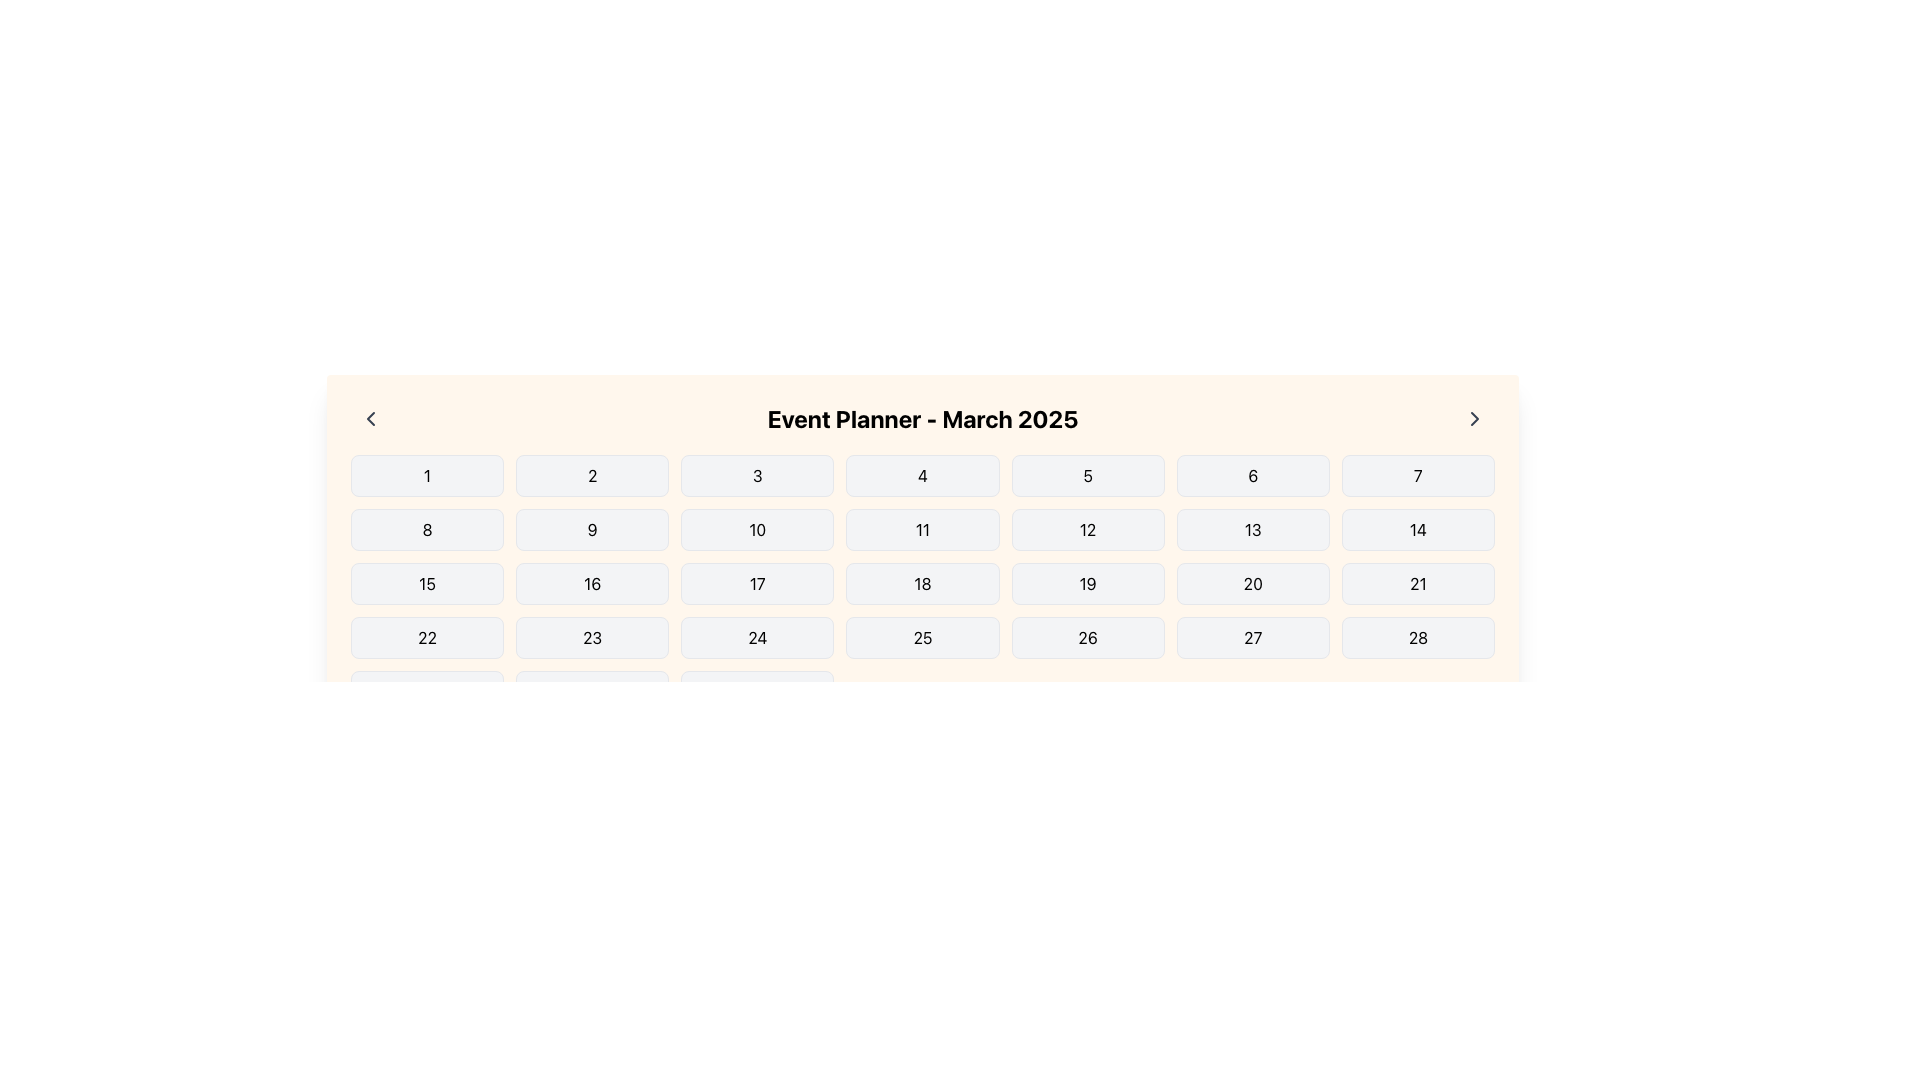 This screenshot has width=1920, height=1080. What do you see at coordinates (591, 528) in the screenshot?
I see `the Text Label displaying the numeral '9' in the calendar grid` at bounding box center [591, 528].